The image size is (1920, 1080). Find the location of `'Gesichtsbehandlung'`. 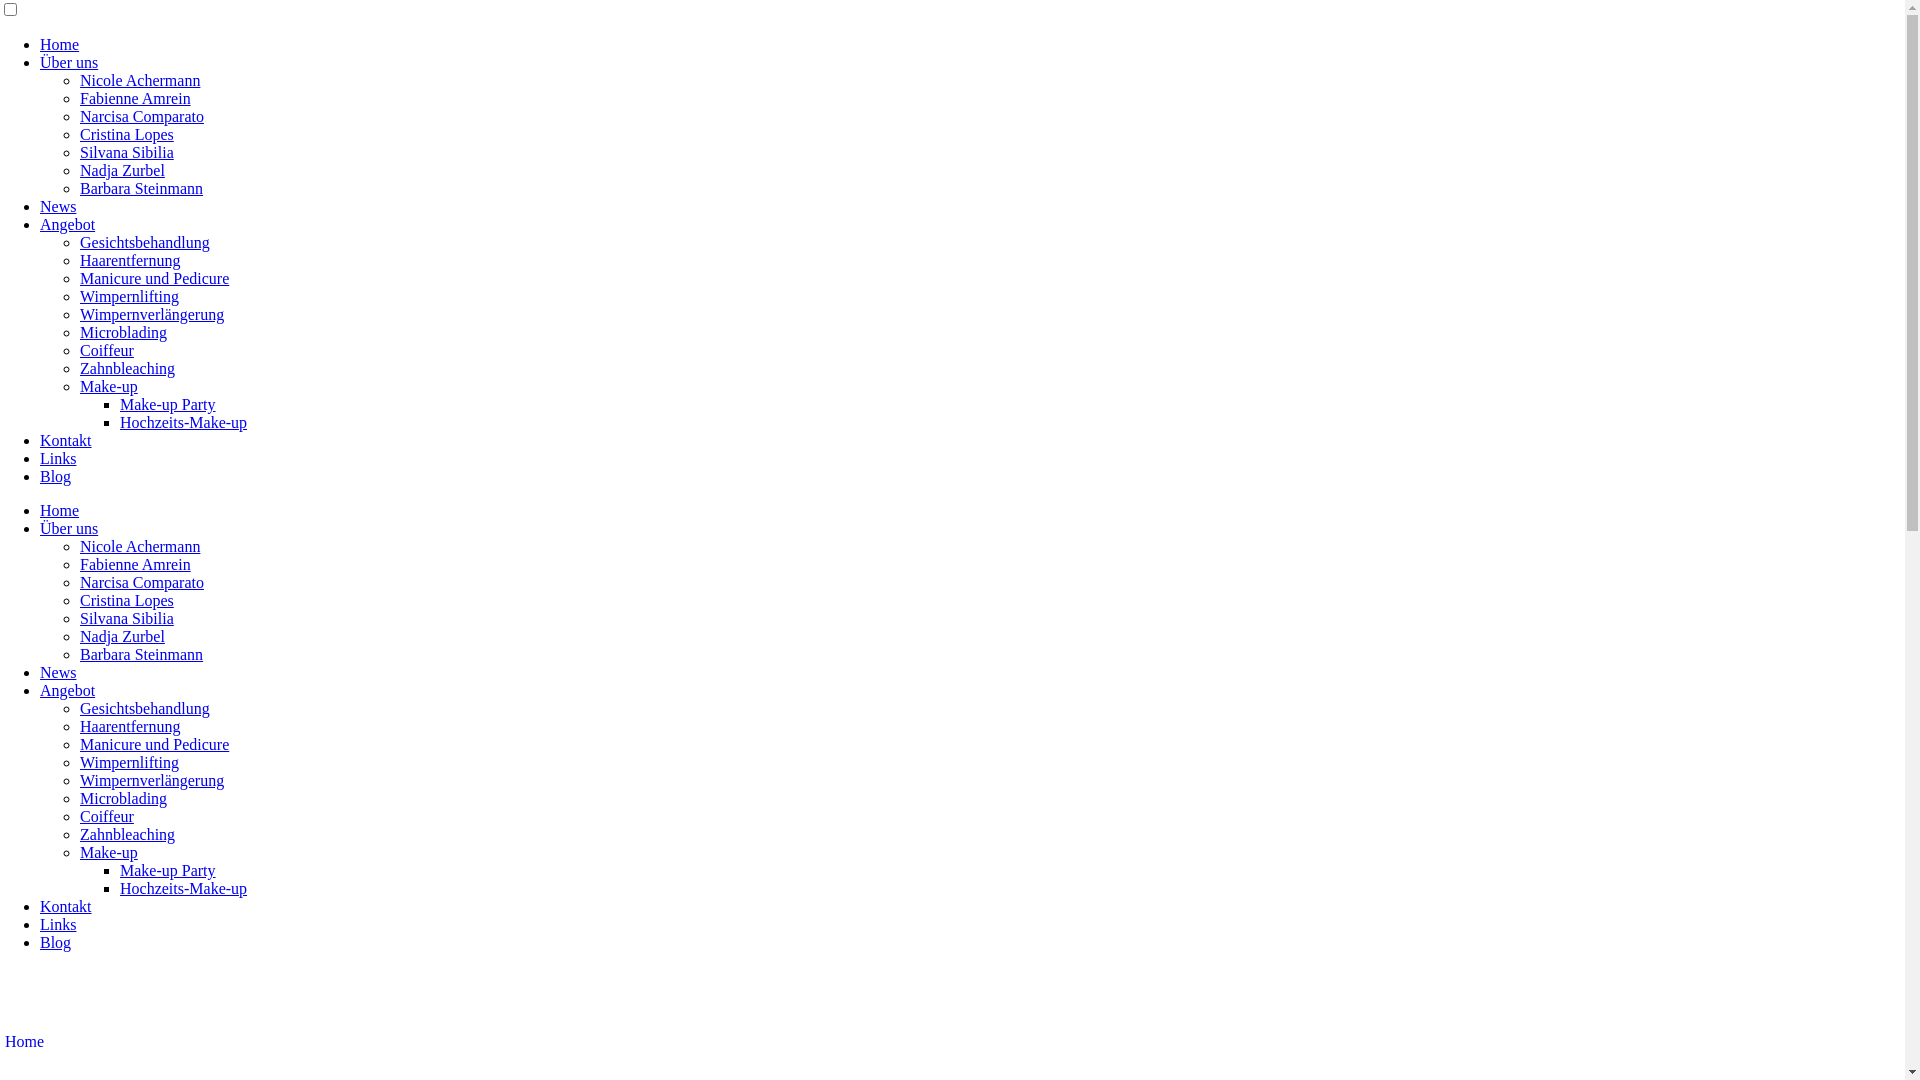

'Gesichtsbehandlung' is located at coordinates (80, 241).